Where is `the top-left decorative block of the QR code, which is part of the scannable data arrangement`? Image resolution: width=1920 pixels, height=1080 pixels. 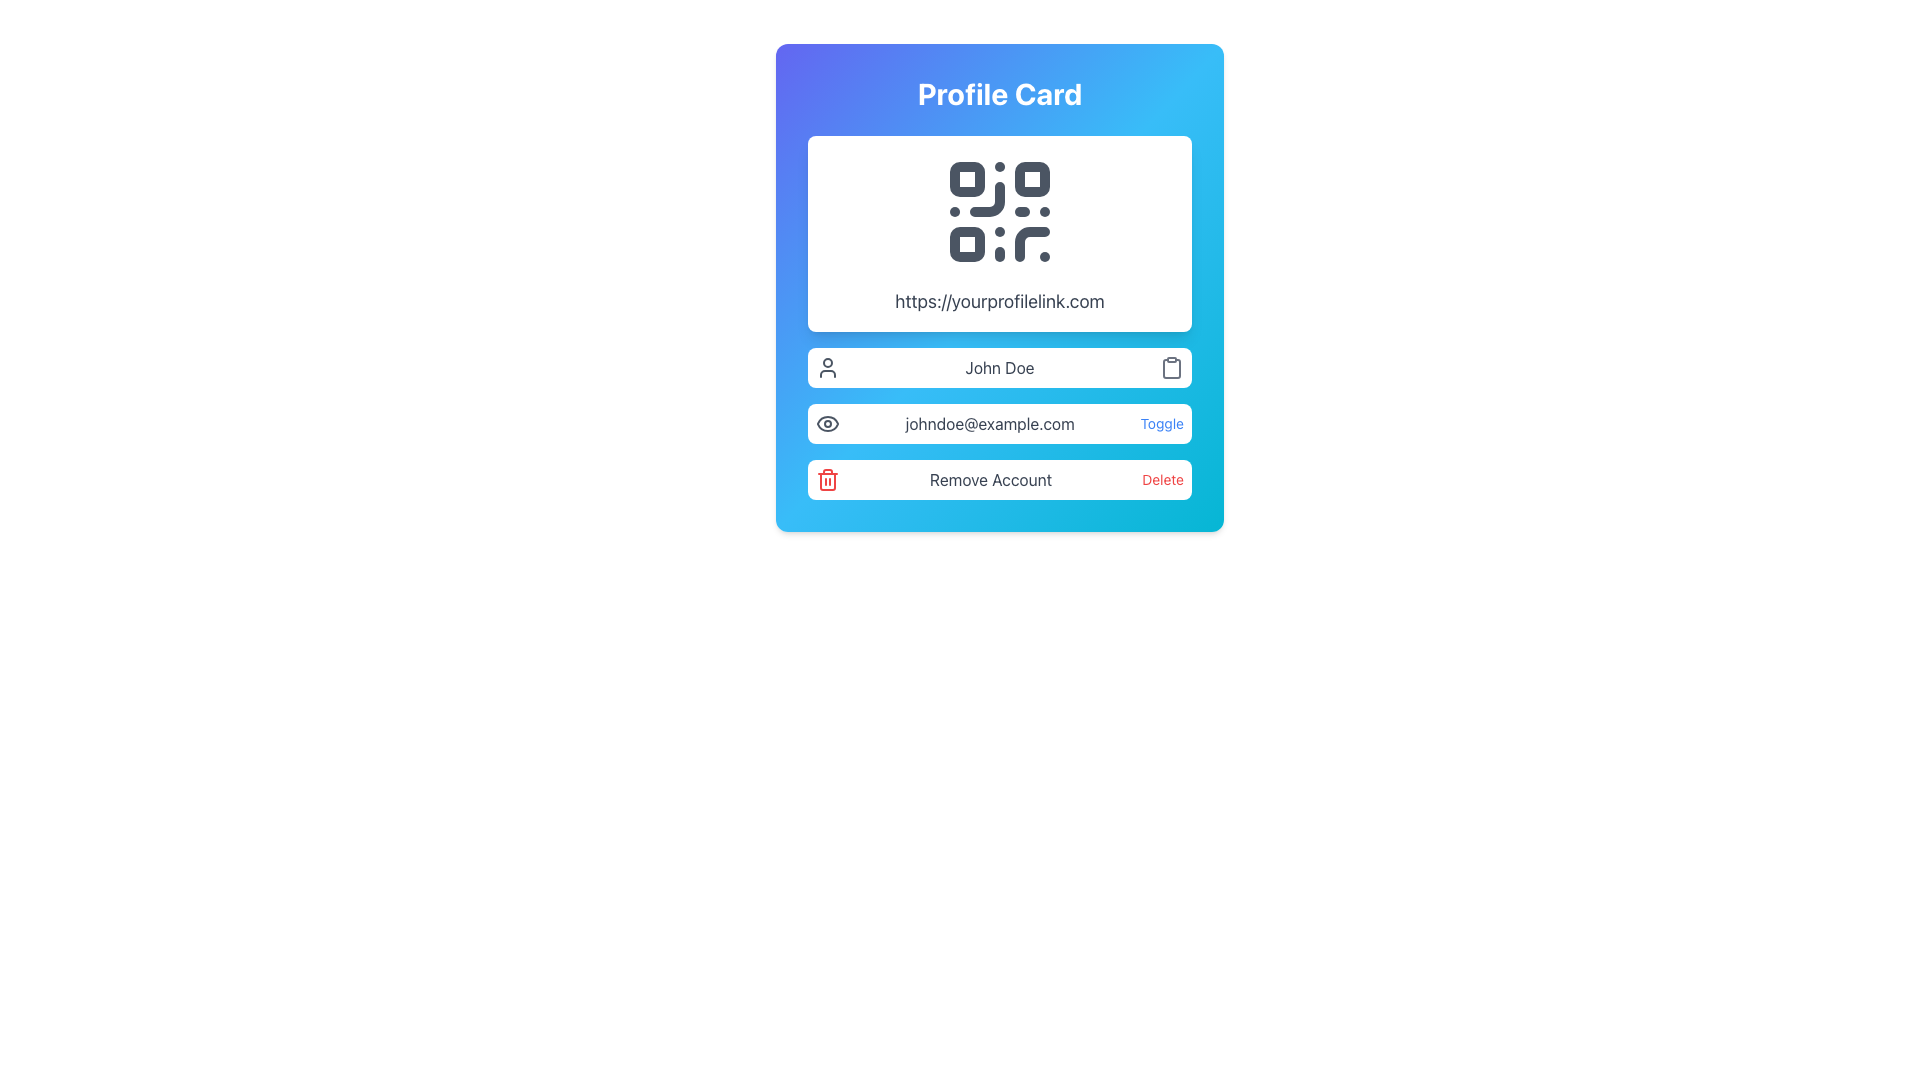 the top-left decorative block of the QR code, which is part of the scannable data arrangement is located at coordinates (967, 178).